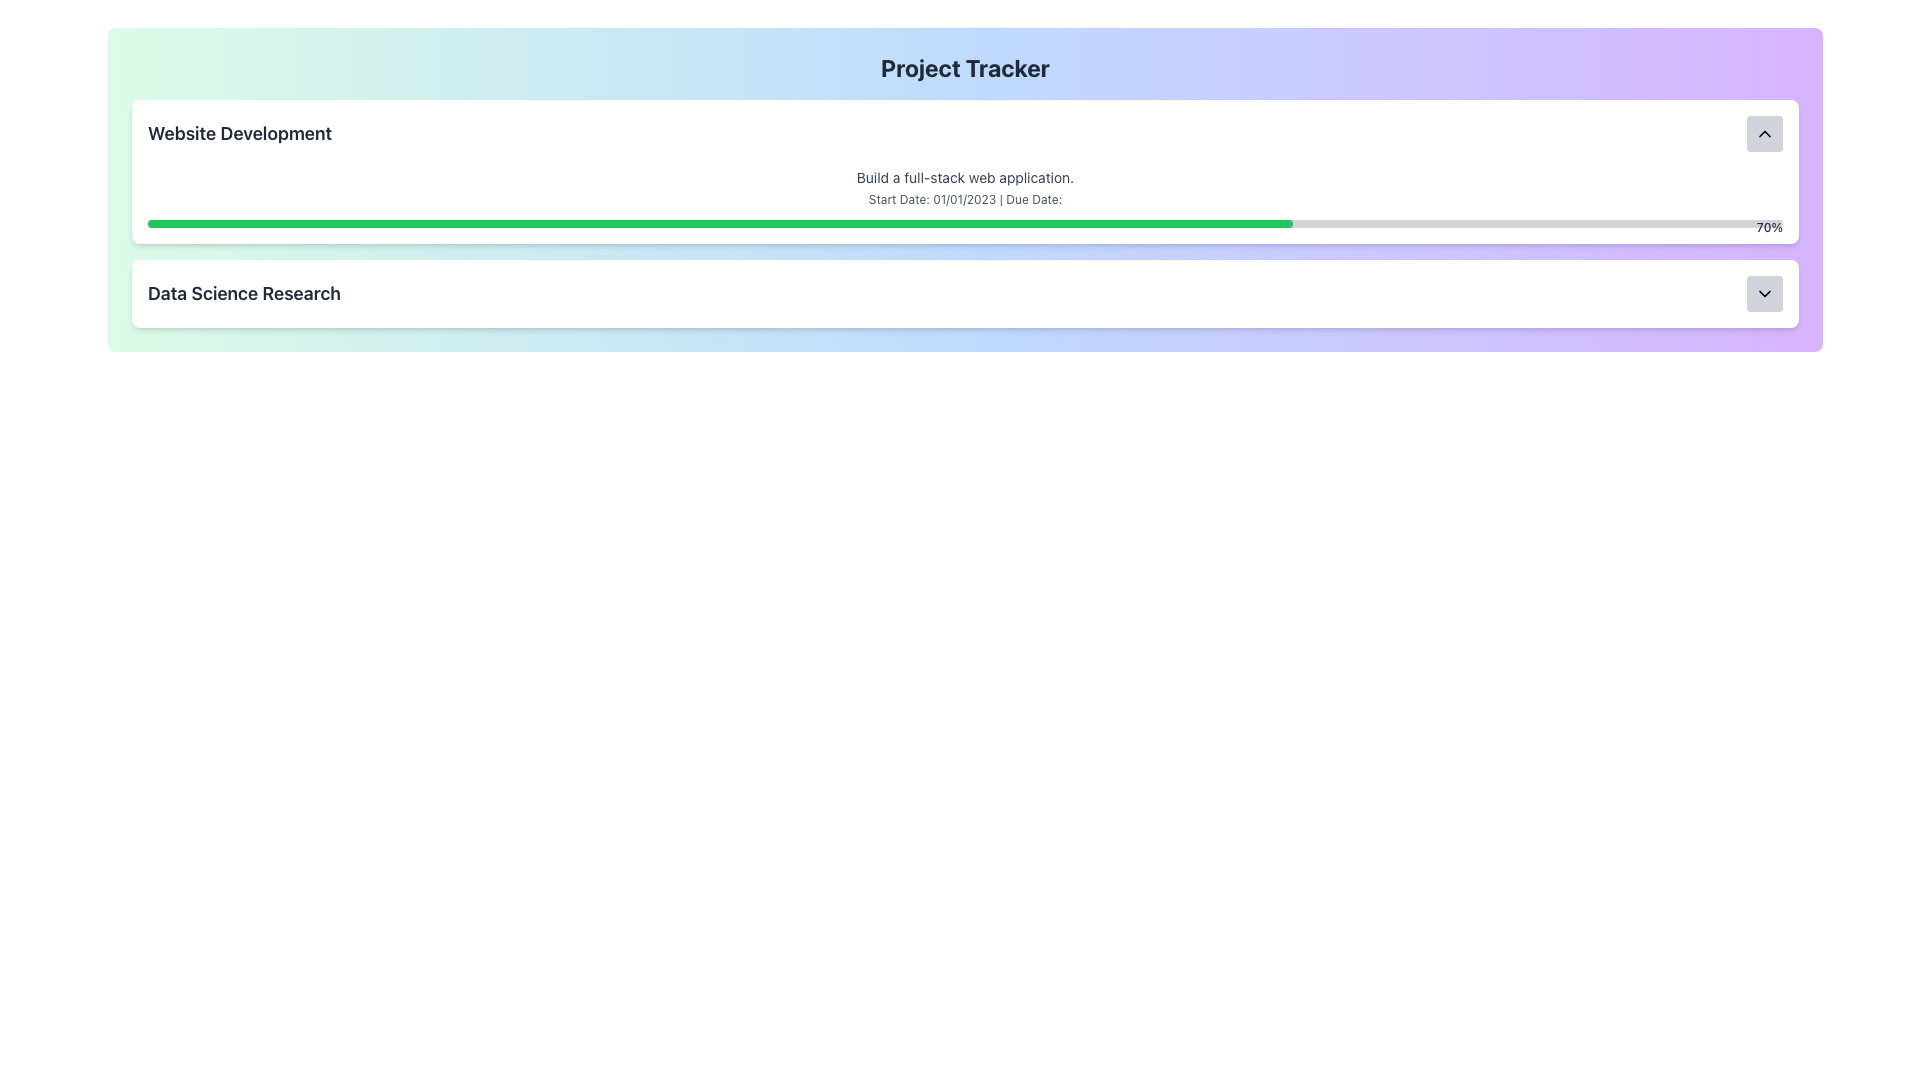 The width and height of the screenshot is (1920, 1080). What do you see at coordinates (965, 200) in the screenshot?
I see `static textual label displaying 'Start Date: 01/01/2023 | Due Date:' located between the header 'Build a full-stack web application.' and the progress bar in the 'Website Development' section` at bounding box center [965, 200].